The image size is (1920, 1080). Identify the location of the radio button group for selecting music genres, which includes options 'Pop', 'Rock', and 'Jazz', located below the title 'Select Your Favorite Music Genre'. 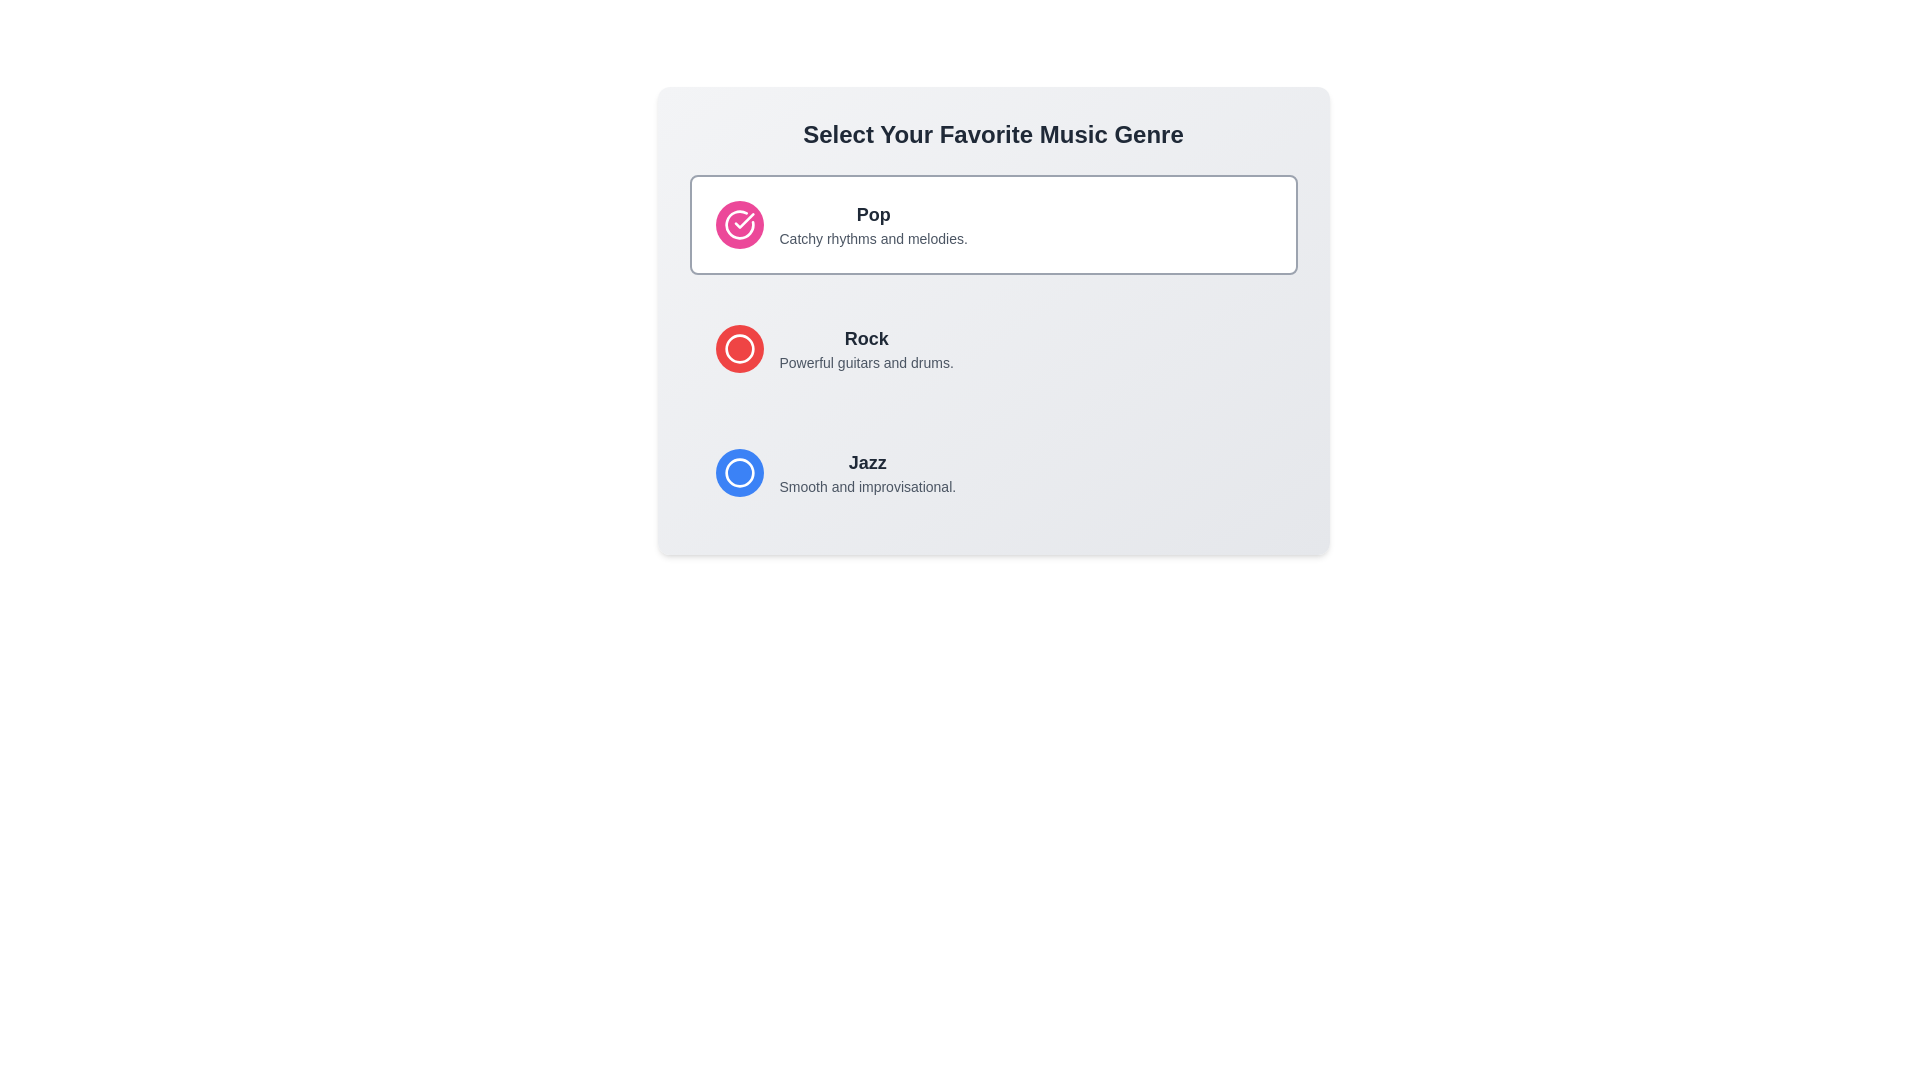
(993, 347).